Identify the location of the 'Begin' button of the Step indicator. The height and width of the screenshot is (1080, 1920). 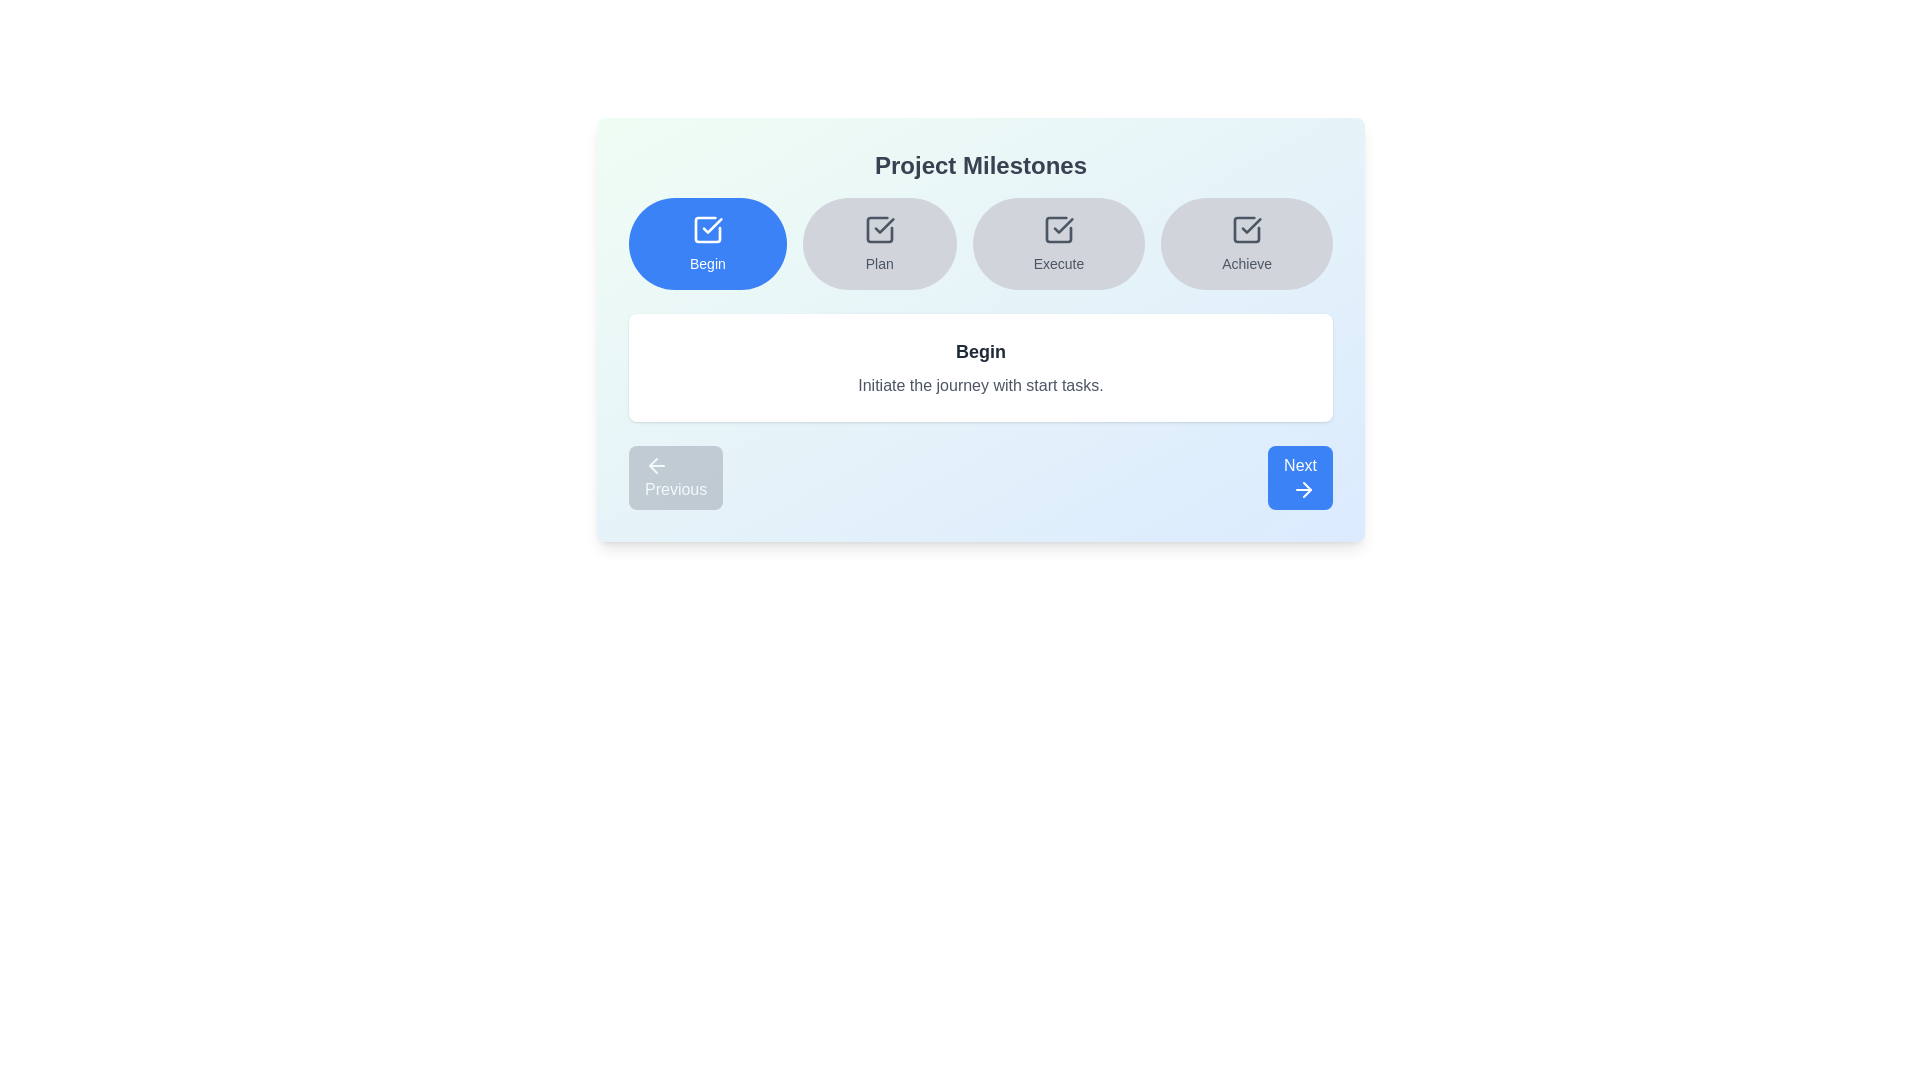
(980, 242).